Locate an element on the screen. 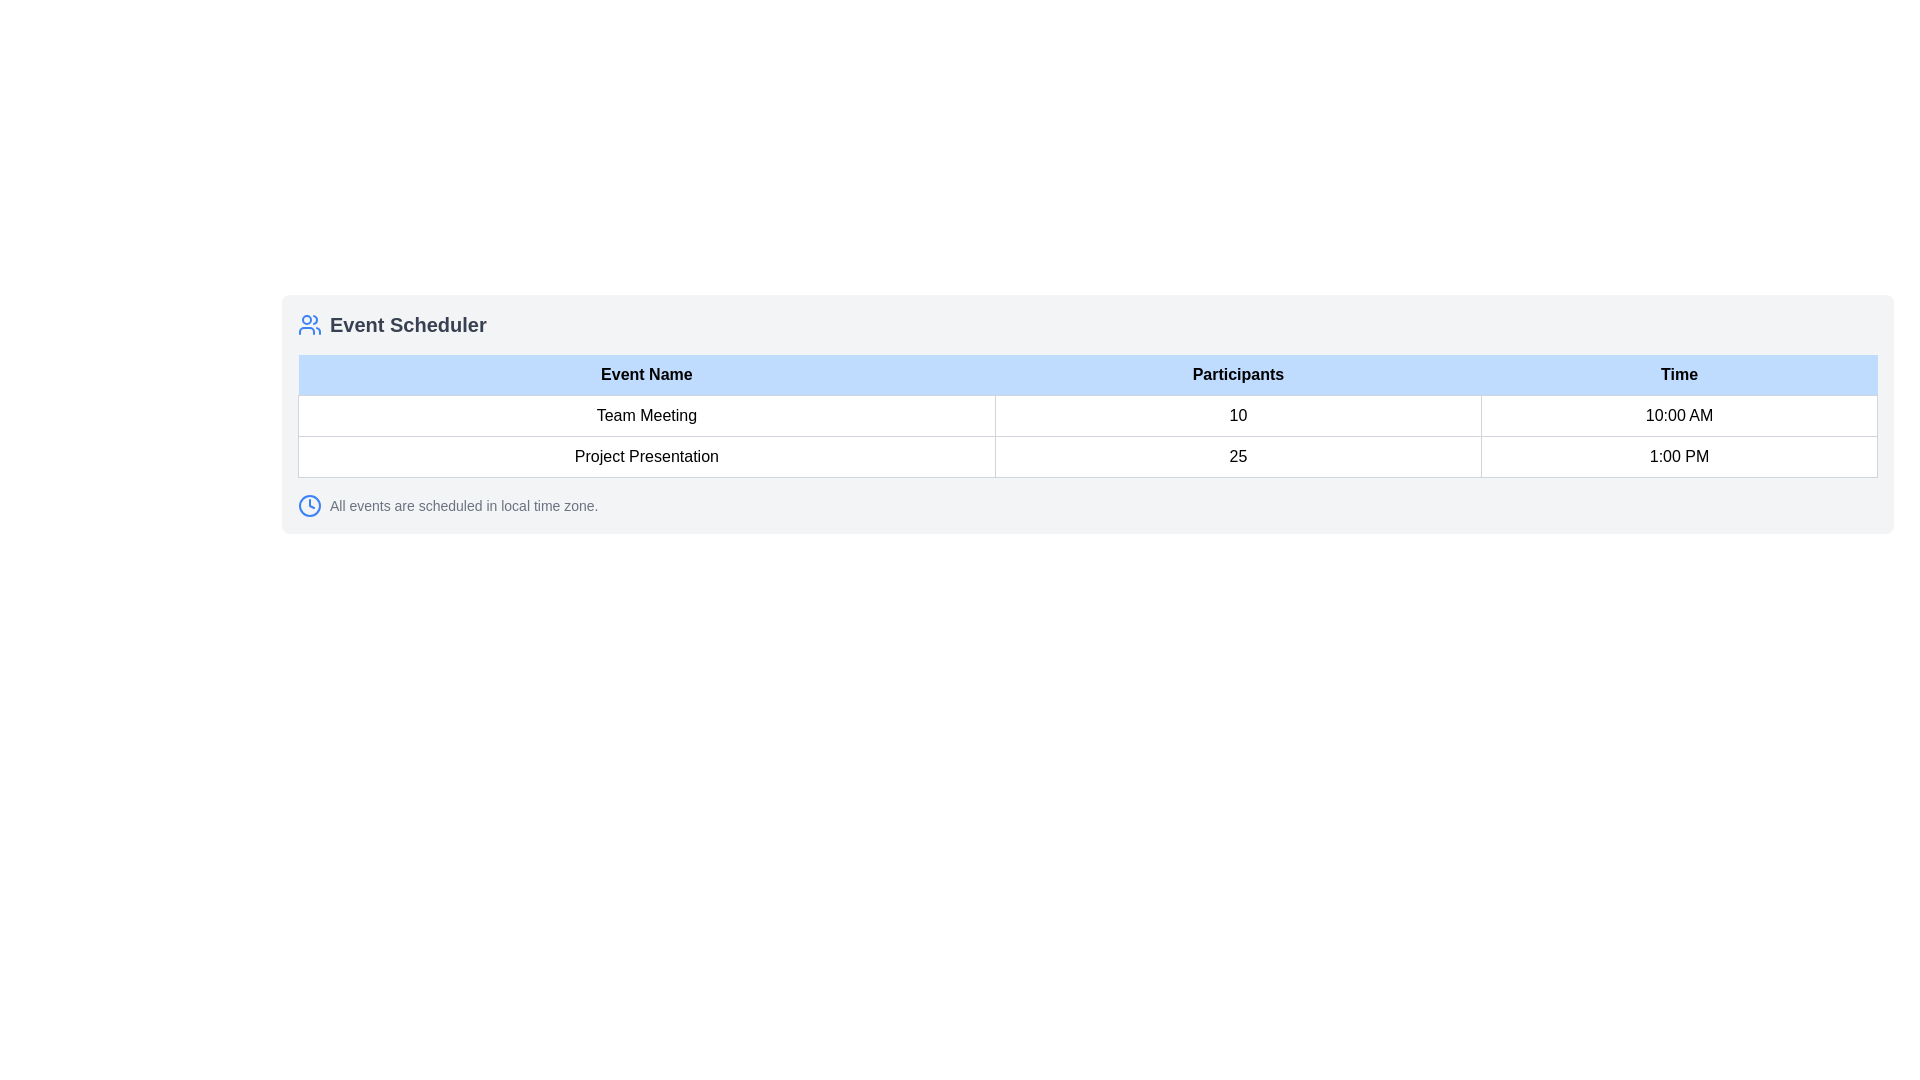 Image resolution: width=1920 pixels, height=1080 pixels. displayed information from the first row of the events table, which includes the event name 'Team Meeting', the number of participants '10', and the event time '10:00 AM' is located at coordinates (1087, 415).